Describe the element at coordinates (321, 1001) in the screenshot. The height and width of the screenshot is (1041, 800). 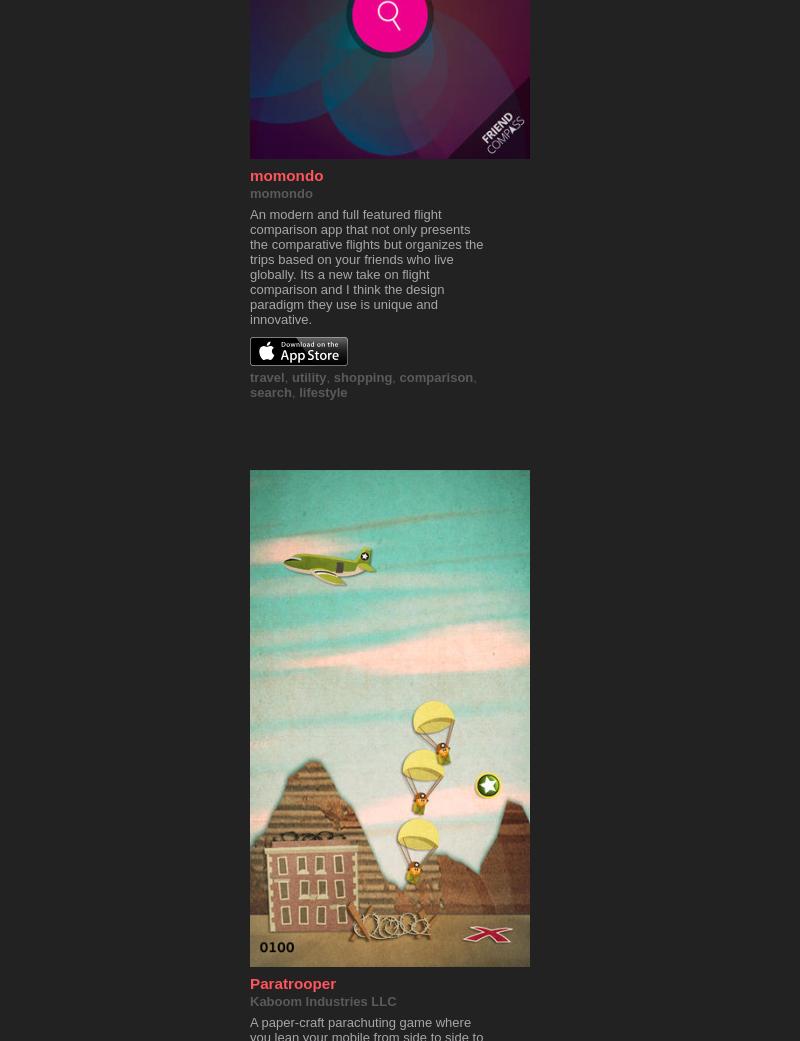
I see `'Kaboom Industries LLC'` at that location.